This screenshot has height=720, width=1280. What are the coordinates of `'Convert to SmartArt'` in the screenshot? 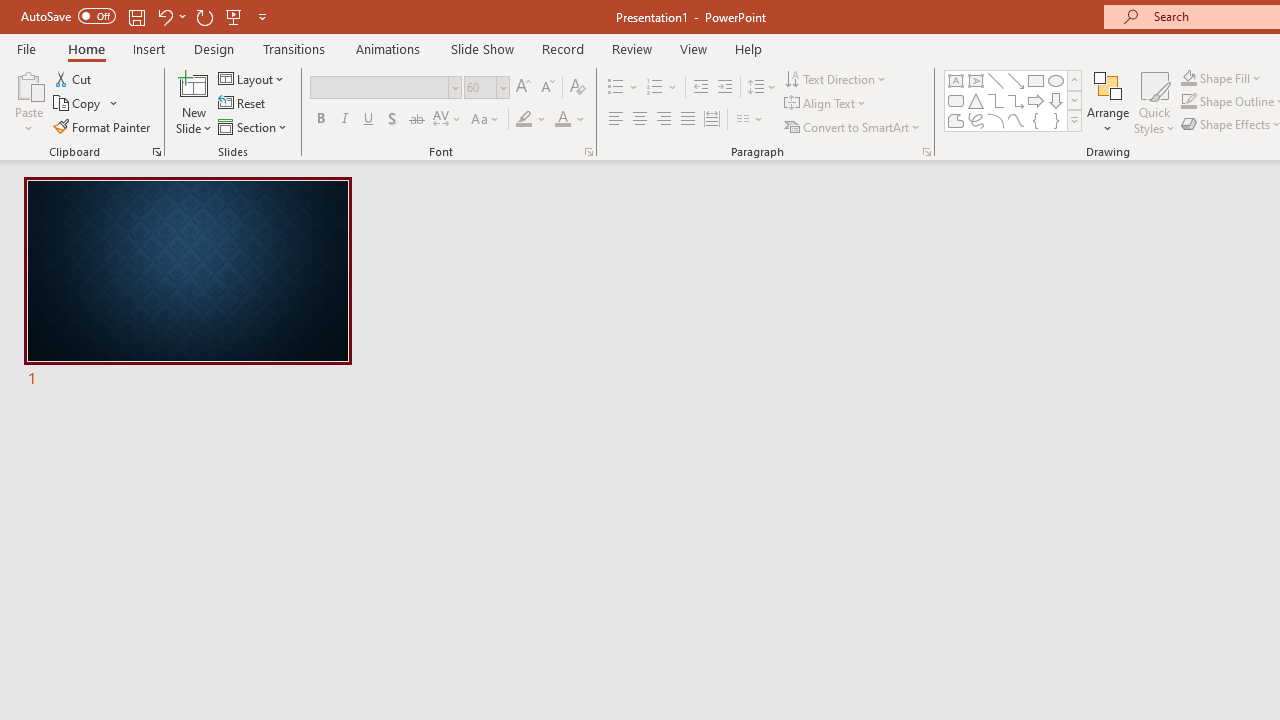 It's located at (853, 127).